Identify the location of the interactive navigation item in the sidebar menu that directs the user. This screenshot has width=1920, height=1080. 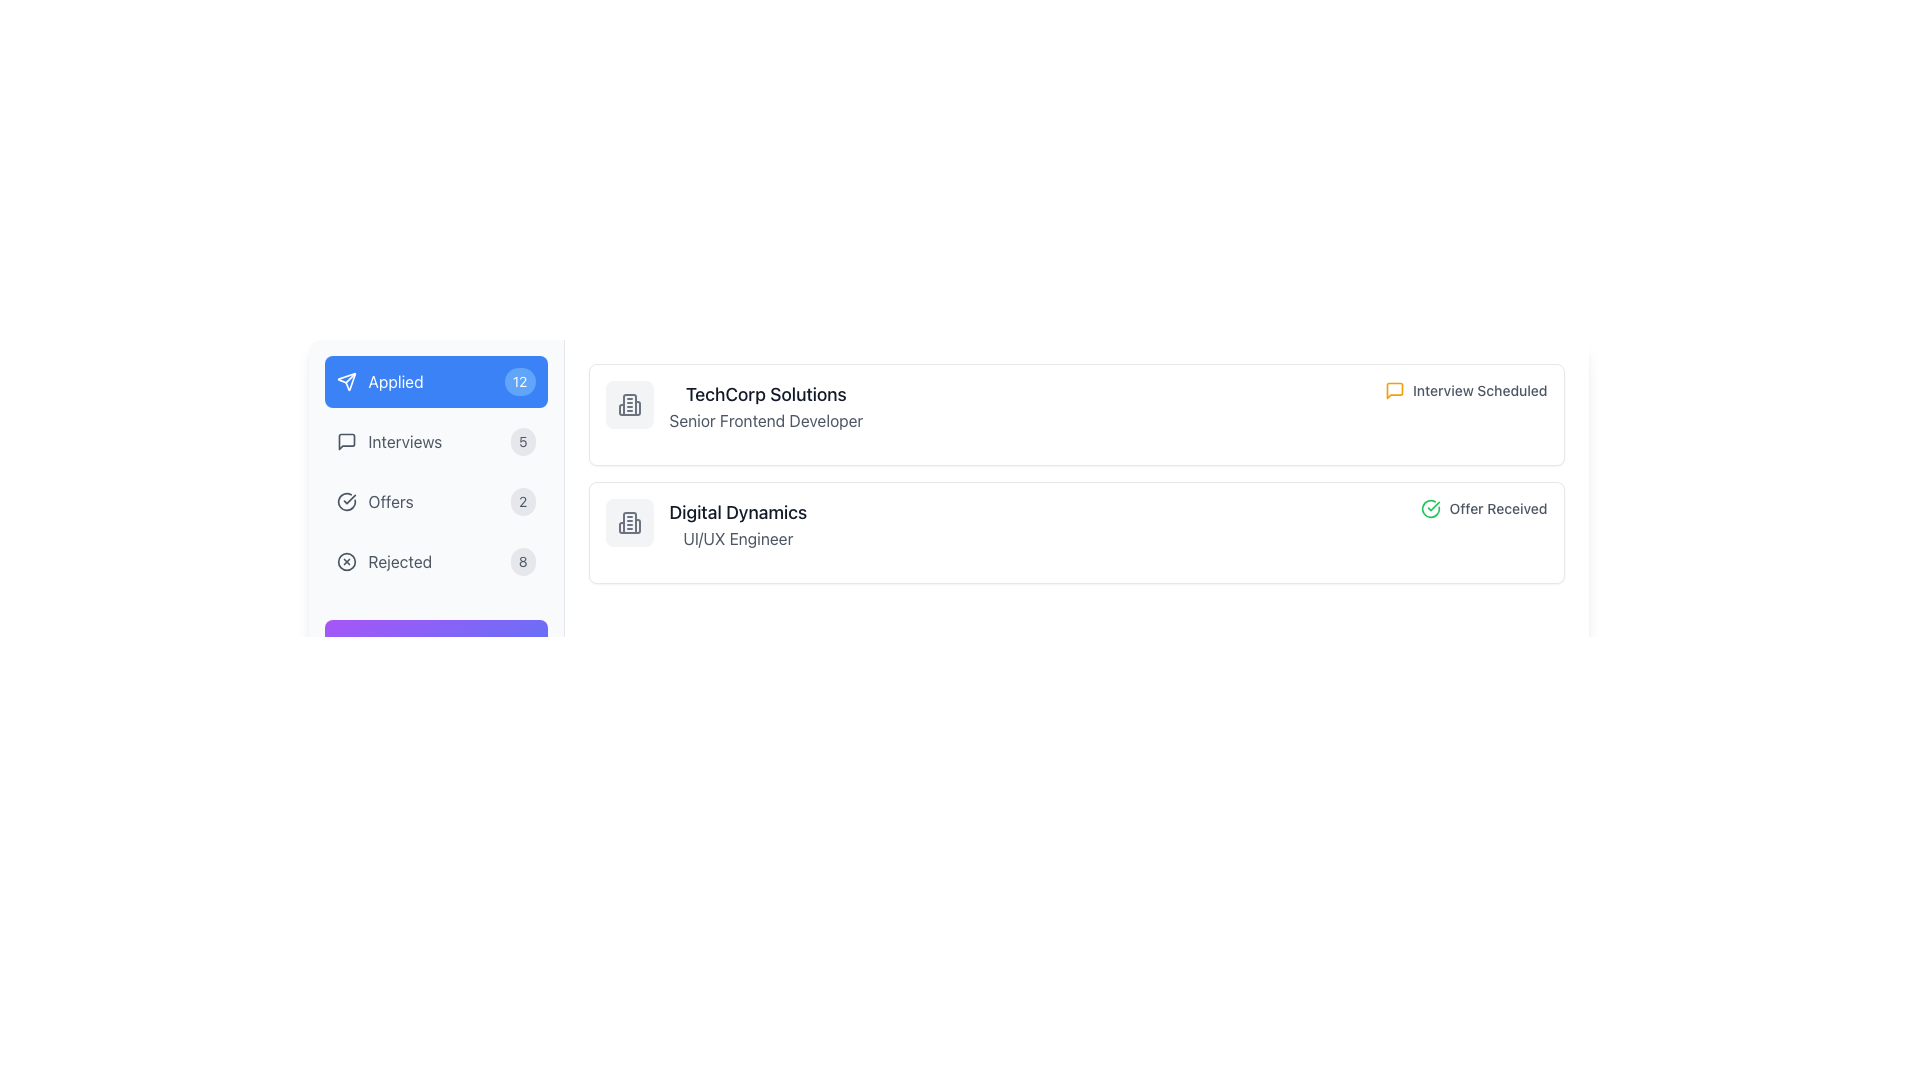
(435, 500).